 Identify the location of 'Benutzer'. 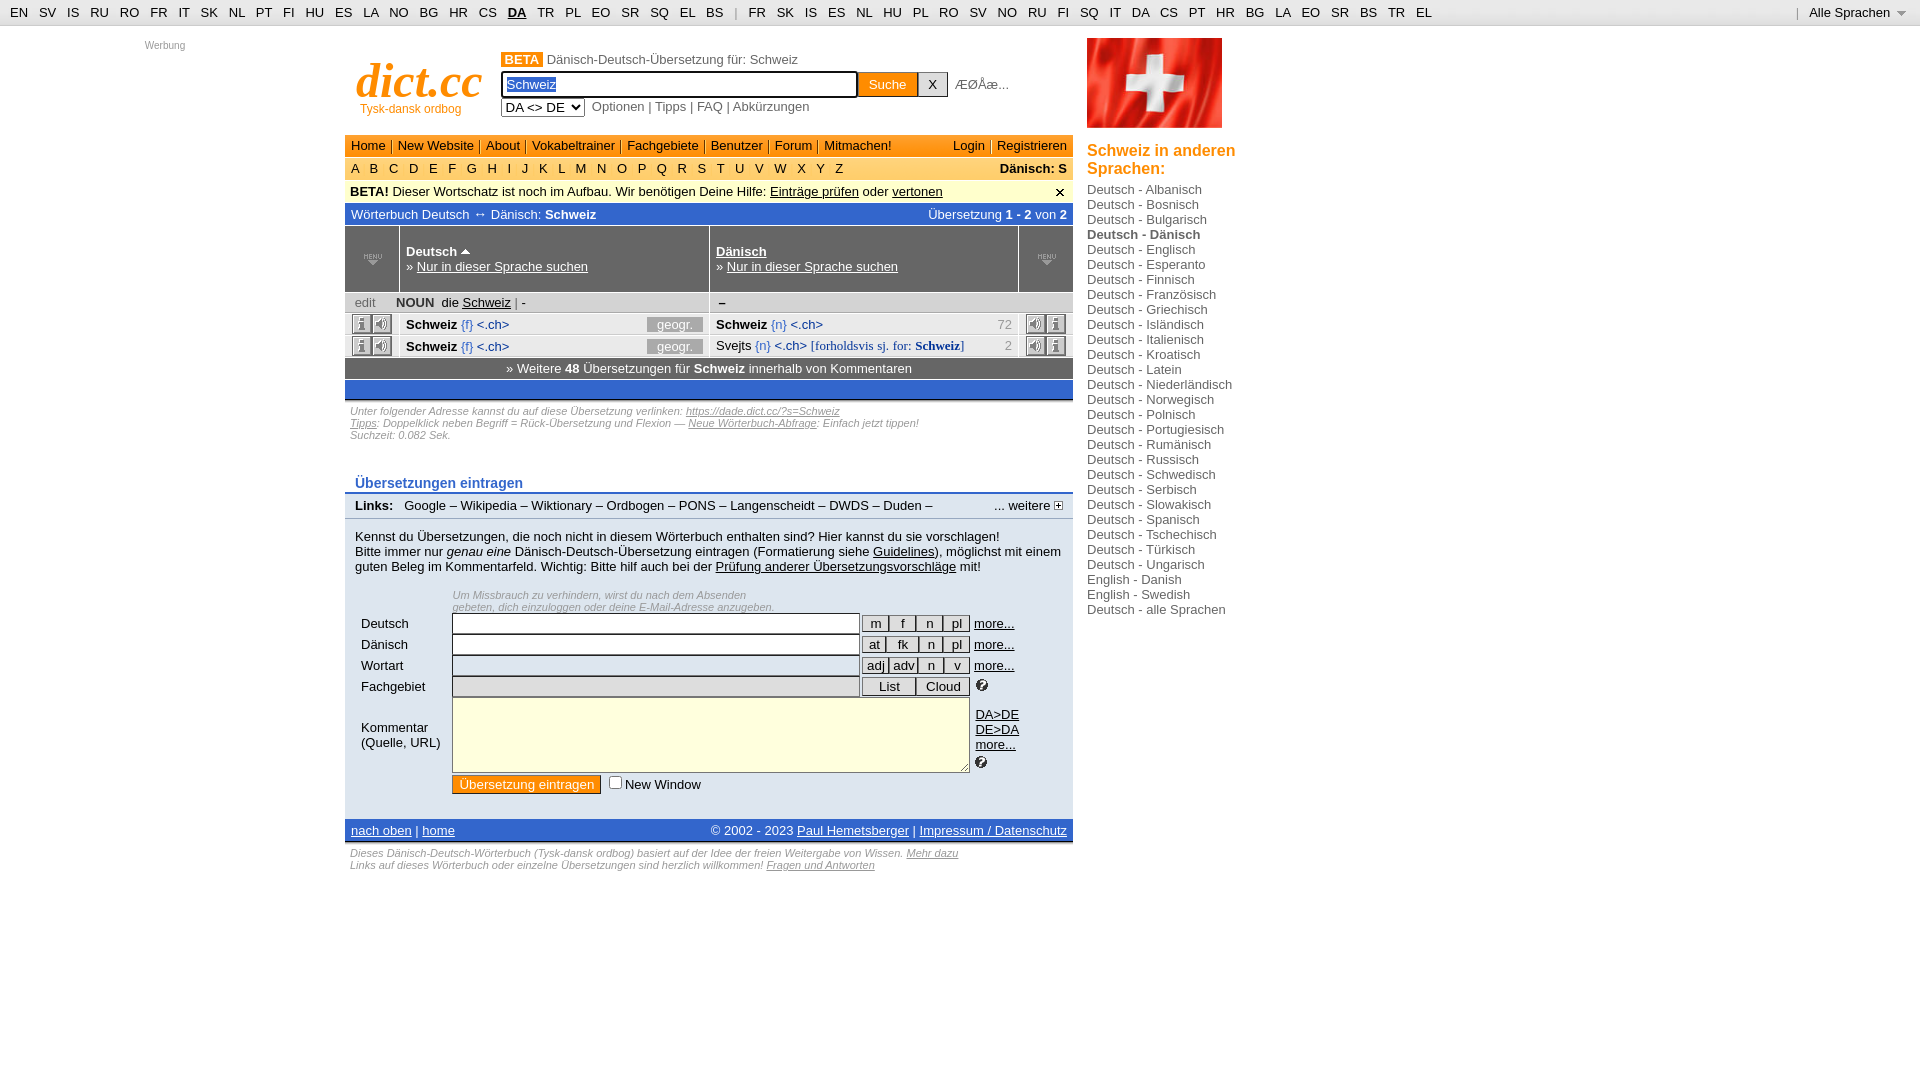
(736, 144).